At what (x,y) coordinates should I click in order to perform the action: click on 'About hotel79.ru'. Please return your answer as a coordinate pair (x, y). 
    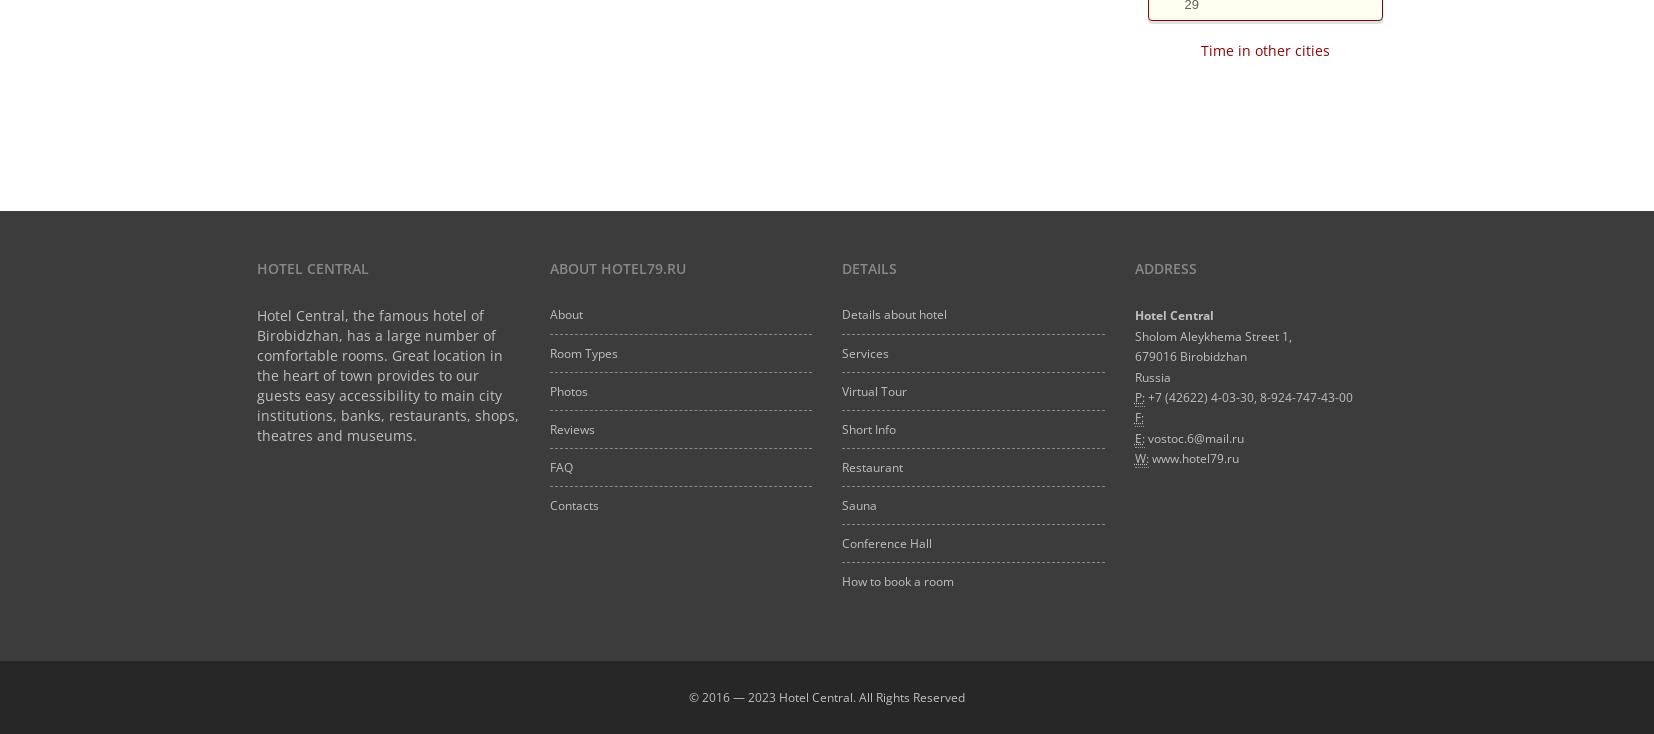
    Looking at the image, I should click on (616, 267).